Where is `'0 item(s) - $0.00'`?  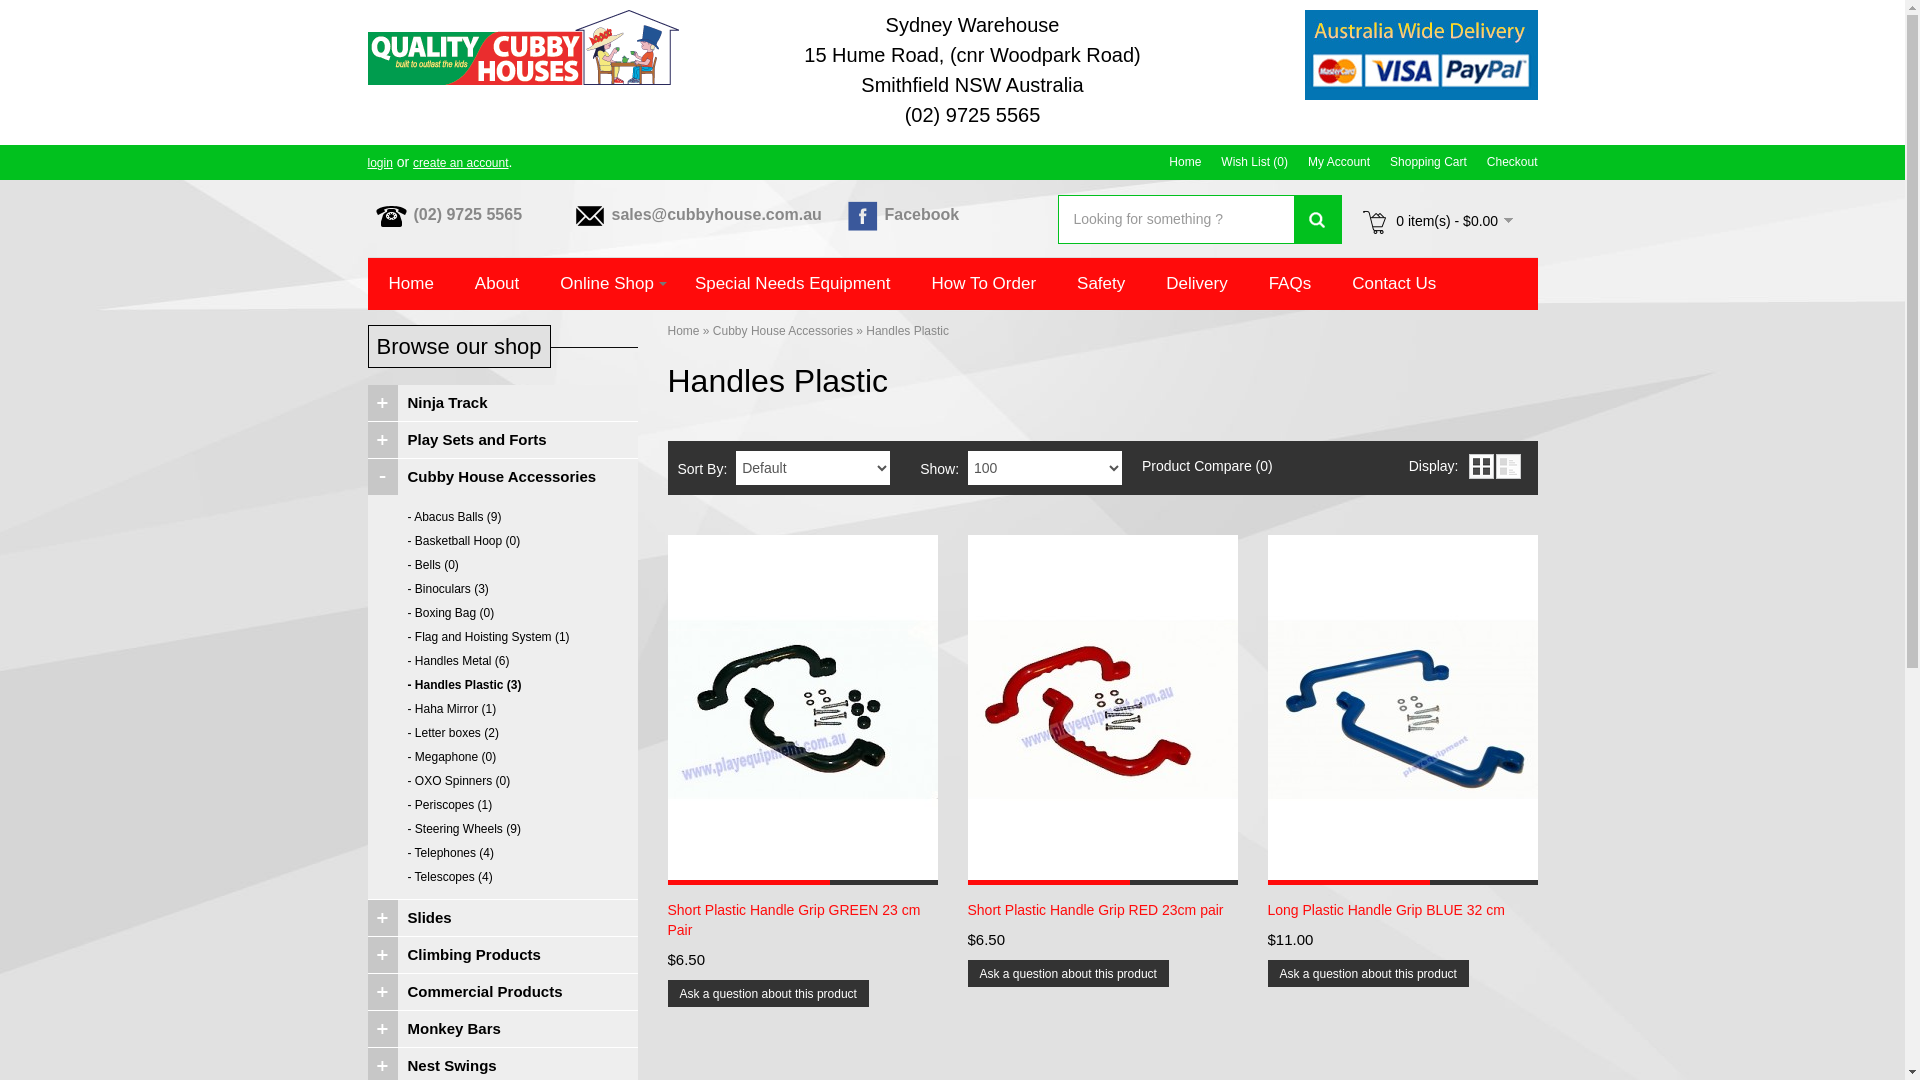 '0 item(s) - $0.00' is located at coordinates (1437, 220).